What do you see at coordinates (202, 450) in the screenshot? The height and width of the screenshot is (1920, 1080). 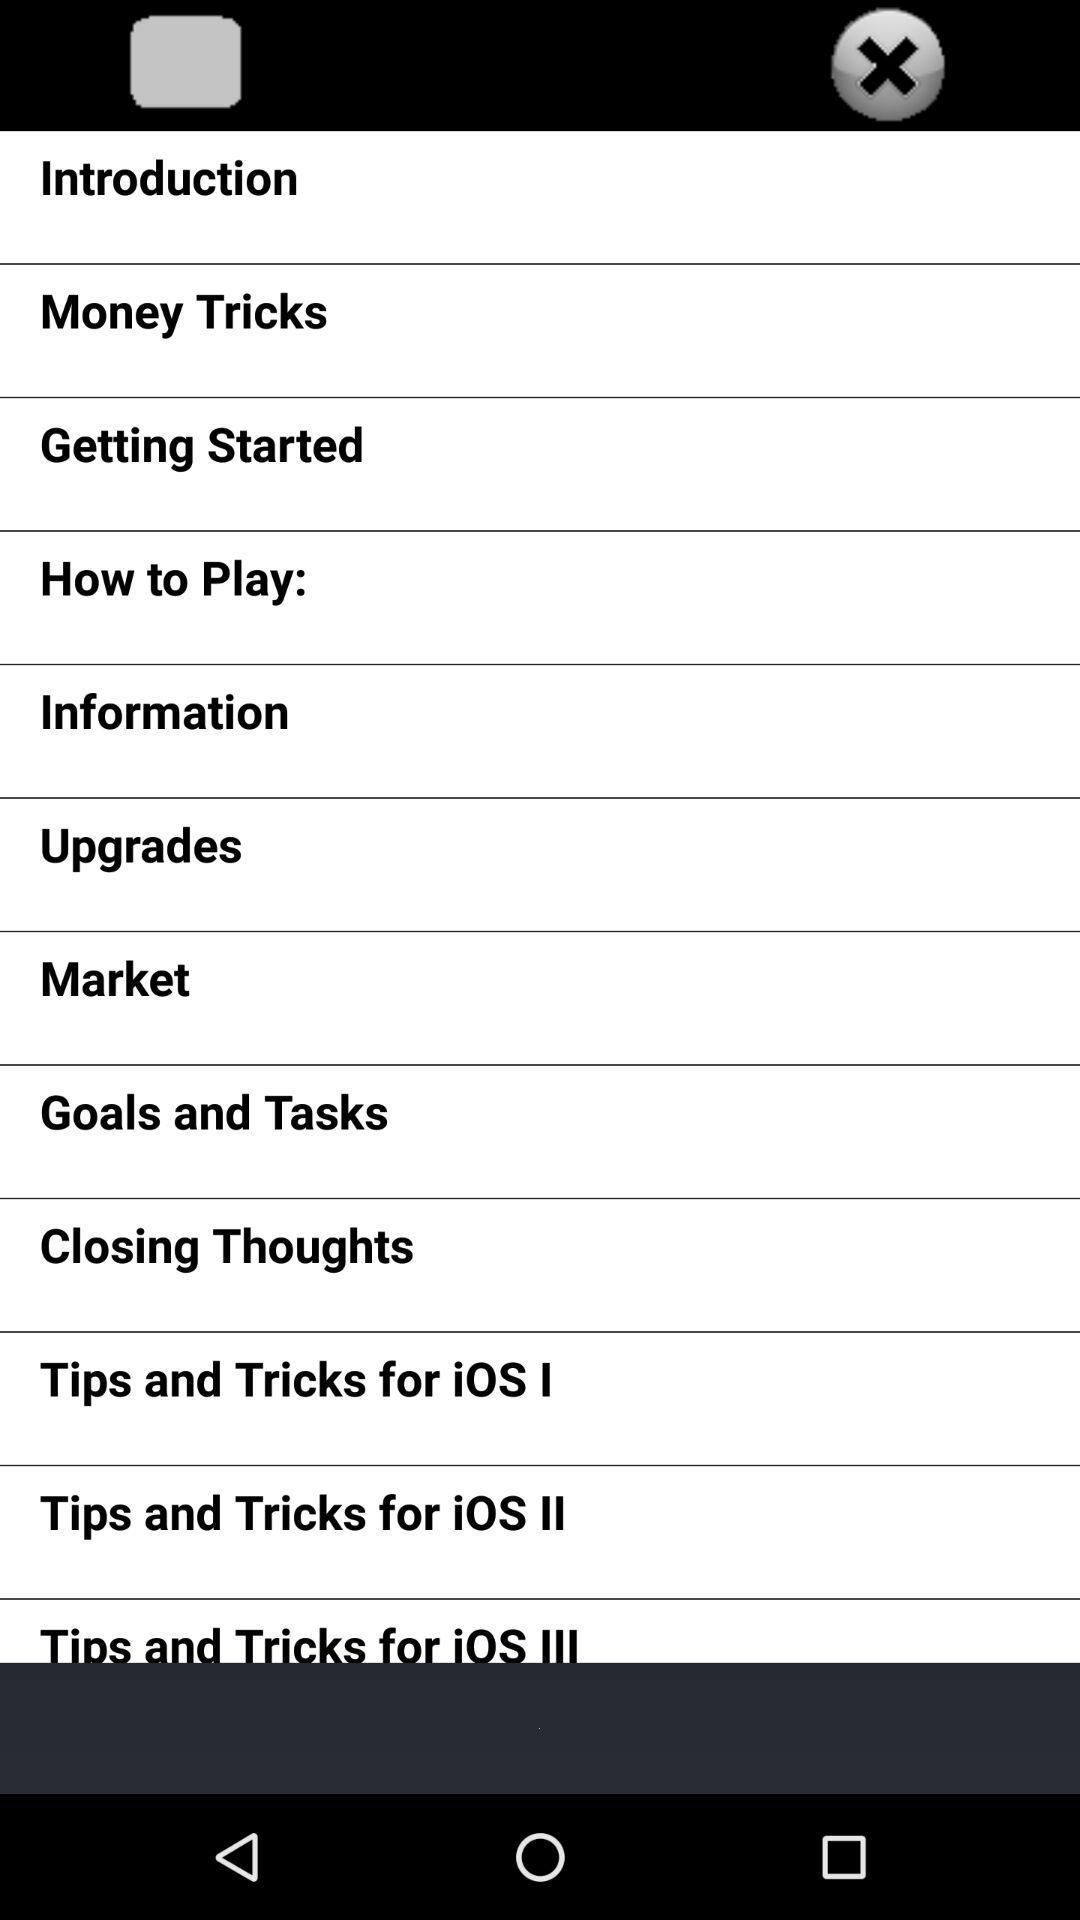 I see `the item below money tricks item` at bounding box center [202, 450].